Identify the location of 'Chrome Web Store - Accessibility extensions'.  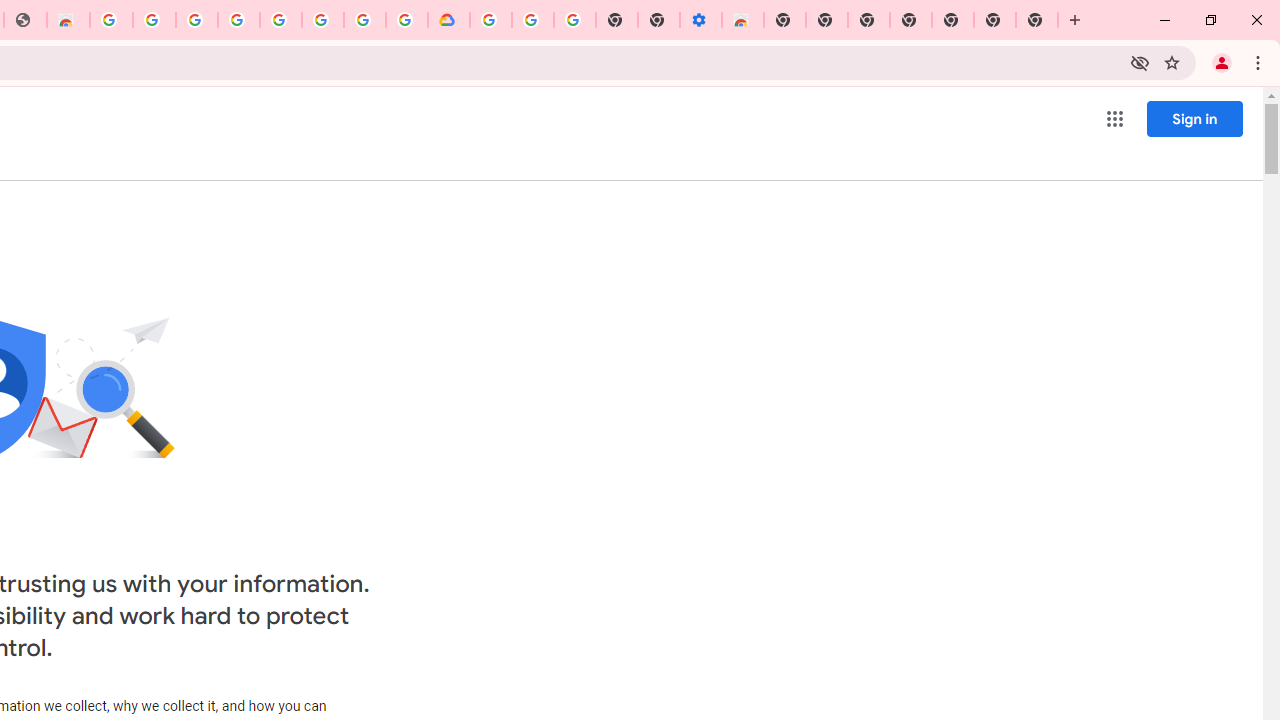
(742, 20).